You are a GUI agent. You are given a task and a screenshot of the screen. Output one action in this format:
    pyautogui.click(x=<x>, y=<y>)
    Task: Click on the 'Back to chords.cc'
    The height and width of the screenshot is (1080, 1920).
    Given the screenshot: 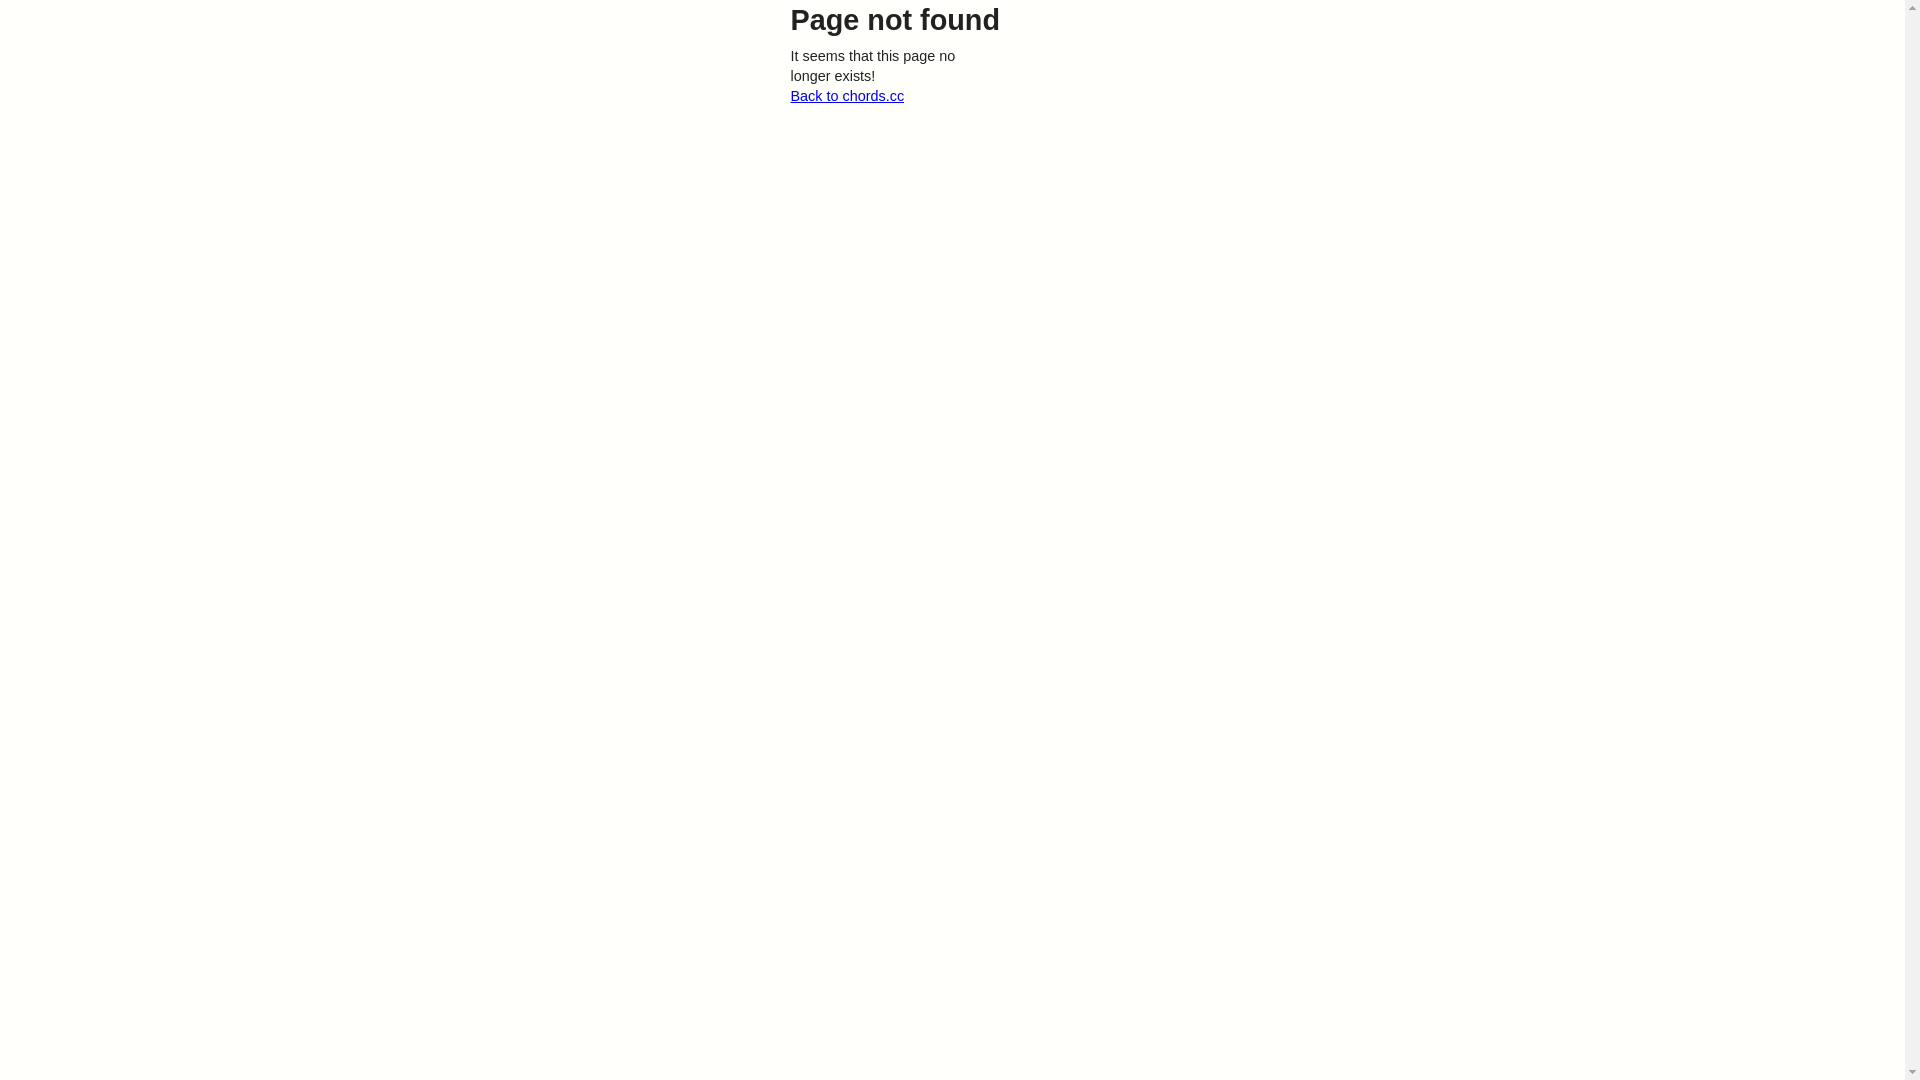 What is the action you would take?
    pyautogui.click(x=789, y=96)
    